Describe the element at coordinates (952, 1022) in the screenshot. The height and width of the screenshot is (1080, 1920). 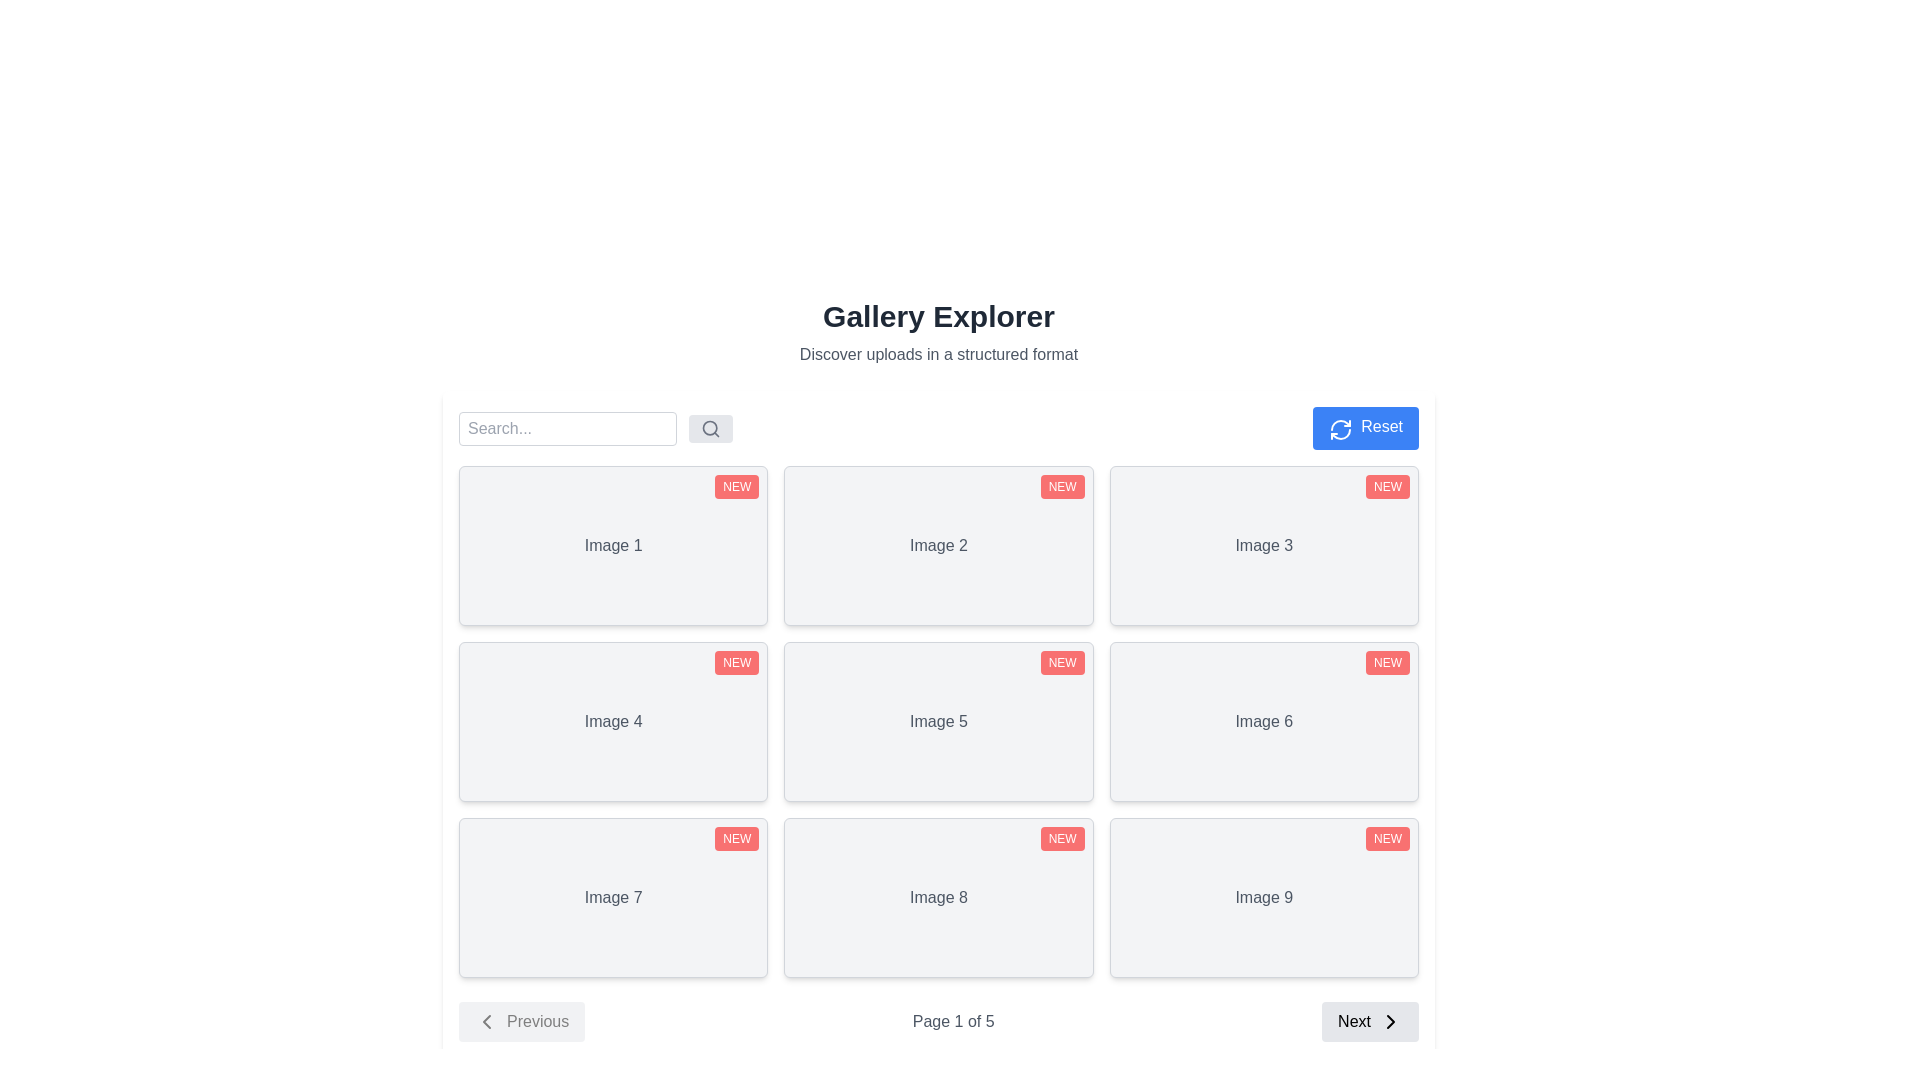
I see `the static text label that indicates the current page ('Page 1') and the total number of pages ('5') in the pagination system, located centrally in the pagination bar` at that location.